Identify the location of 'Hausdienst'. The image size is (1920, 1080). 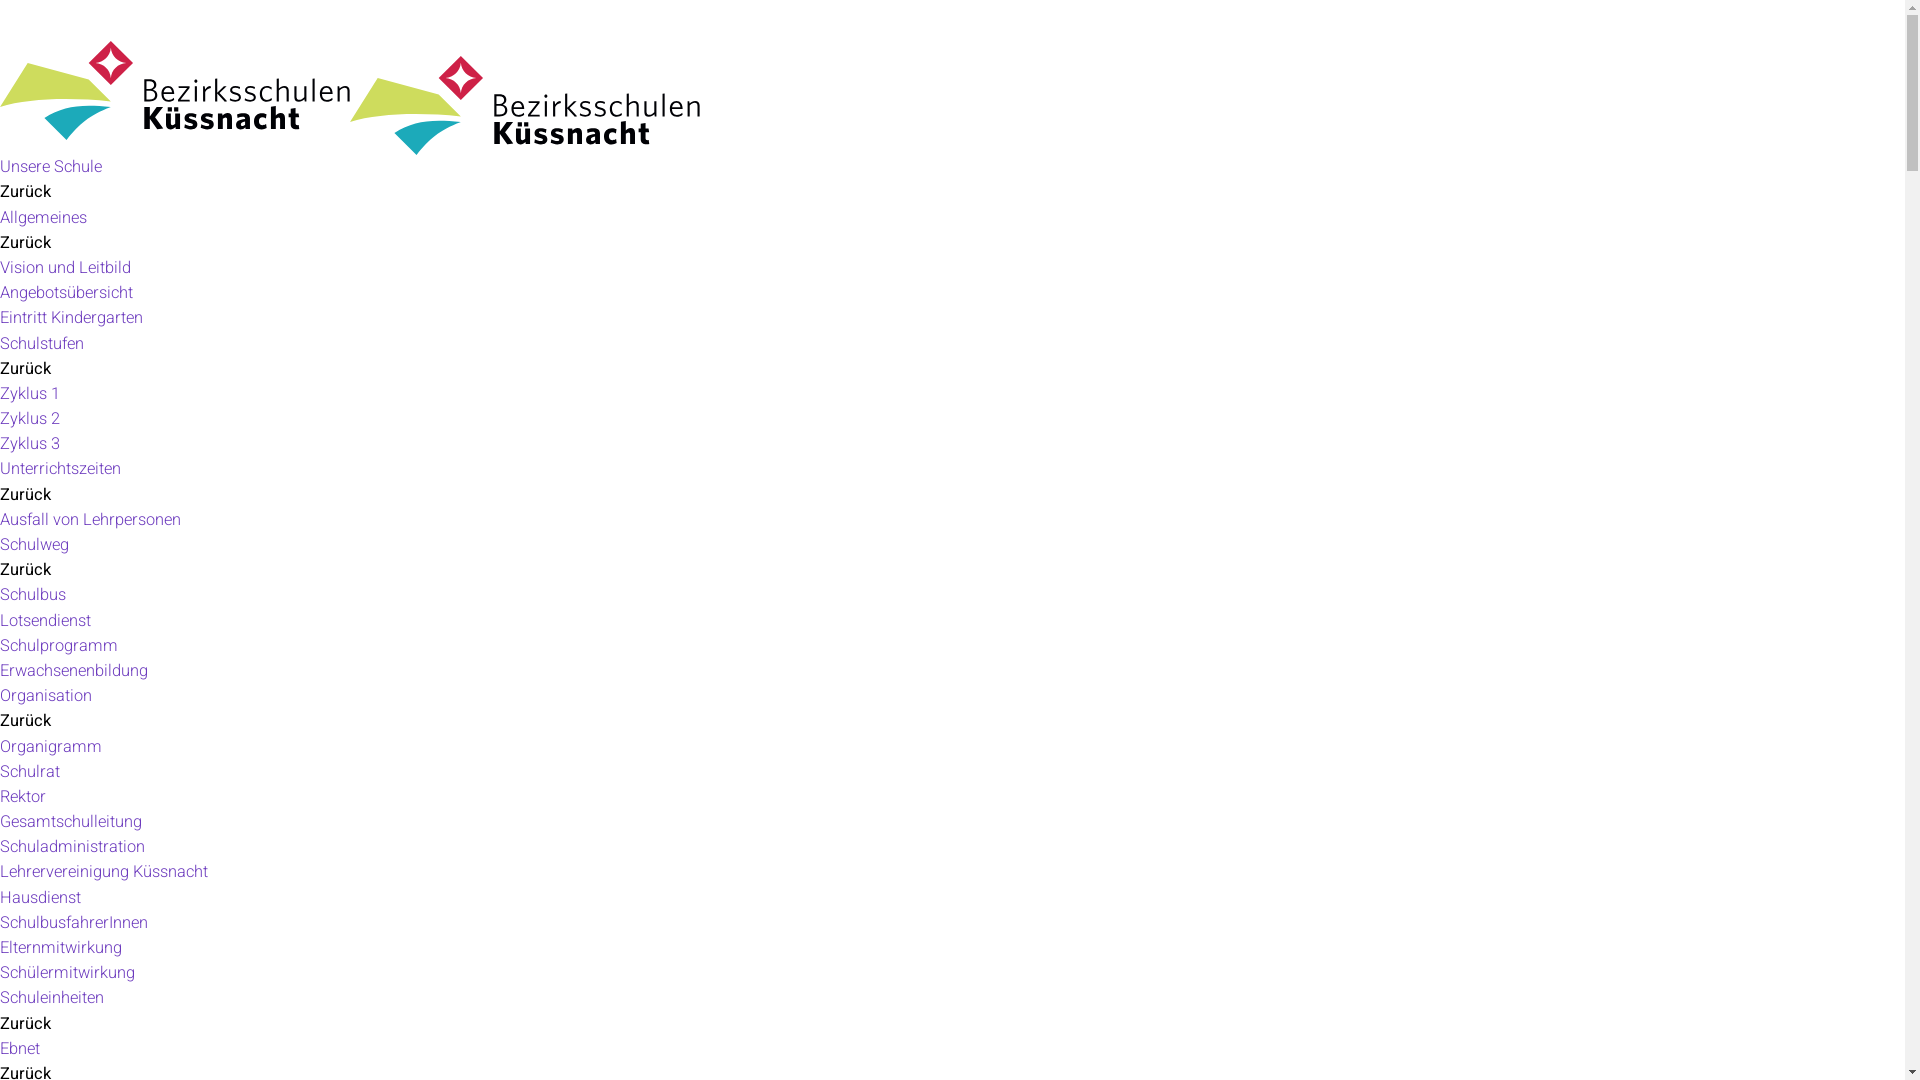
(0, 897).